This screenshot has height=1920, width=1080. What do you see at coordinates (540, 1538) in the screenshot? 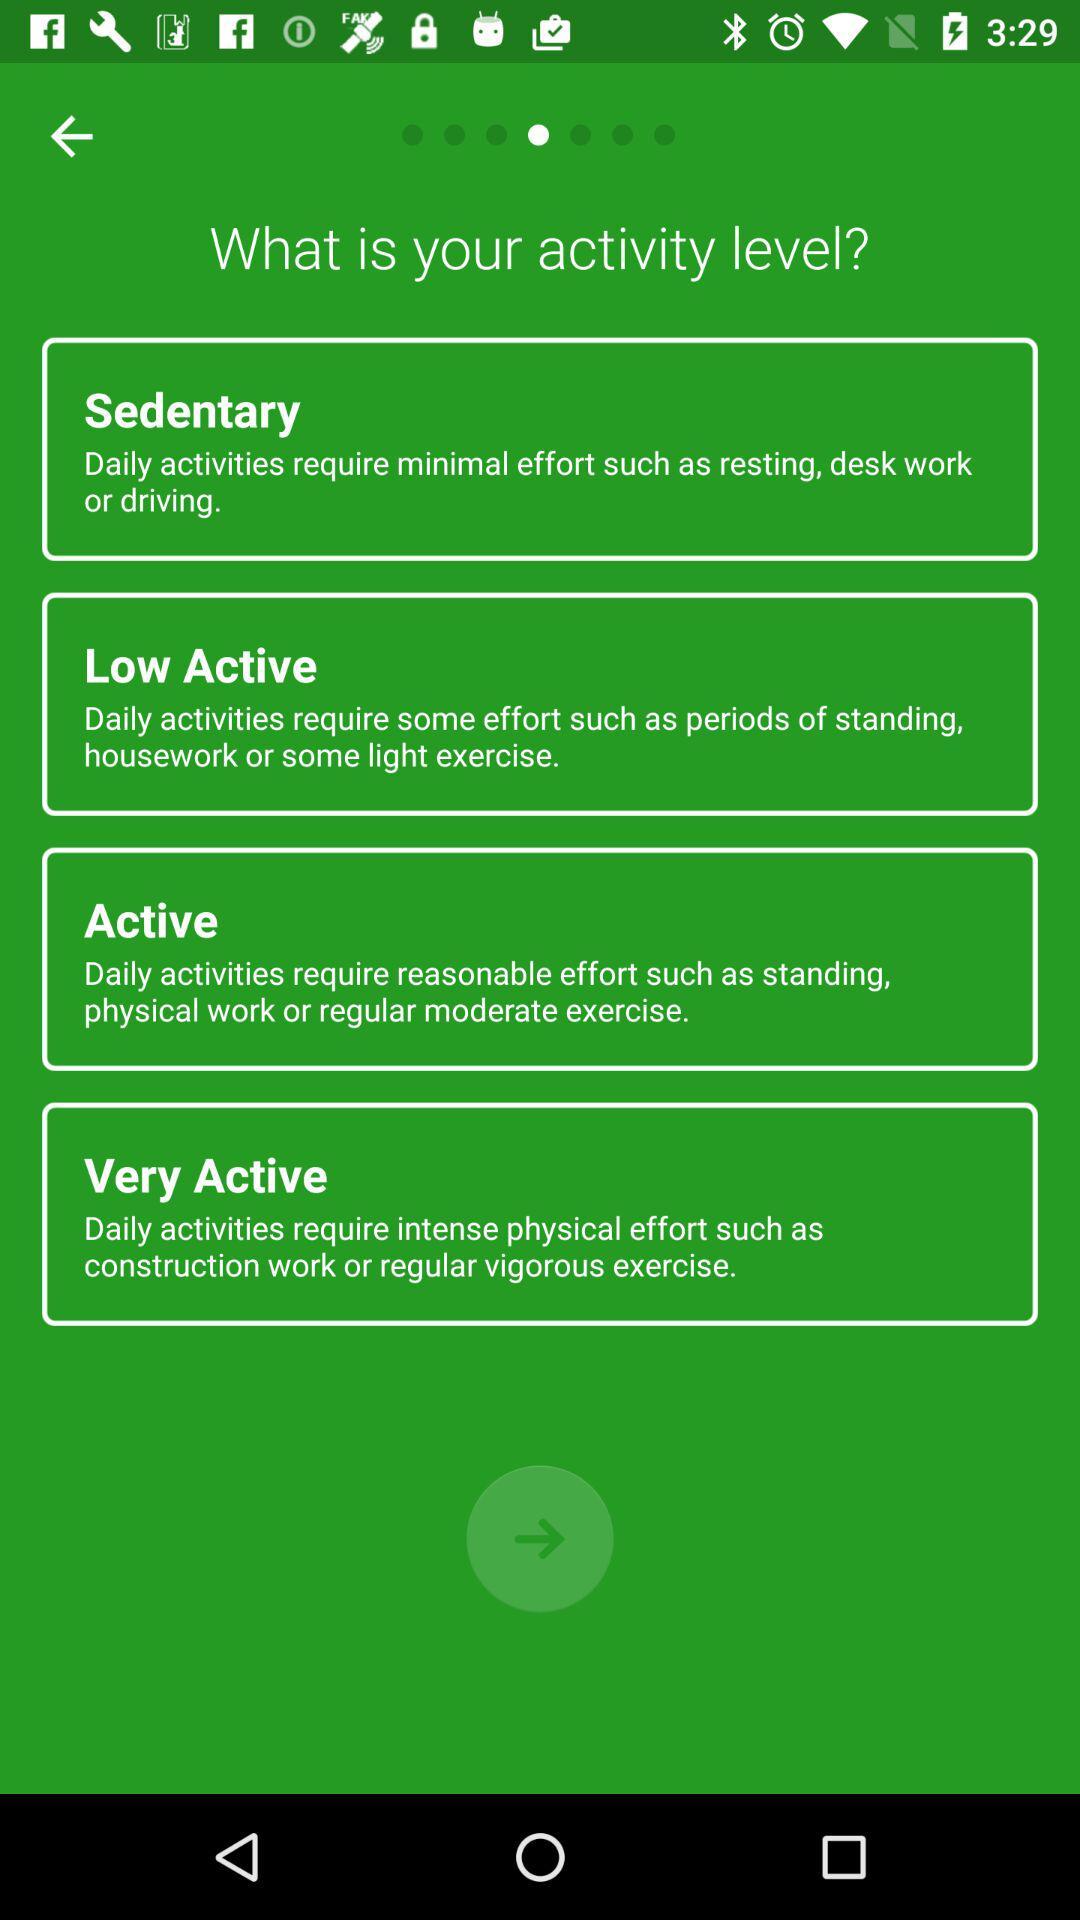
I see `go back` at bounding box center [540, 1538].